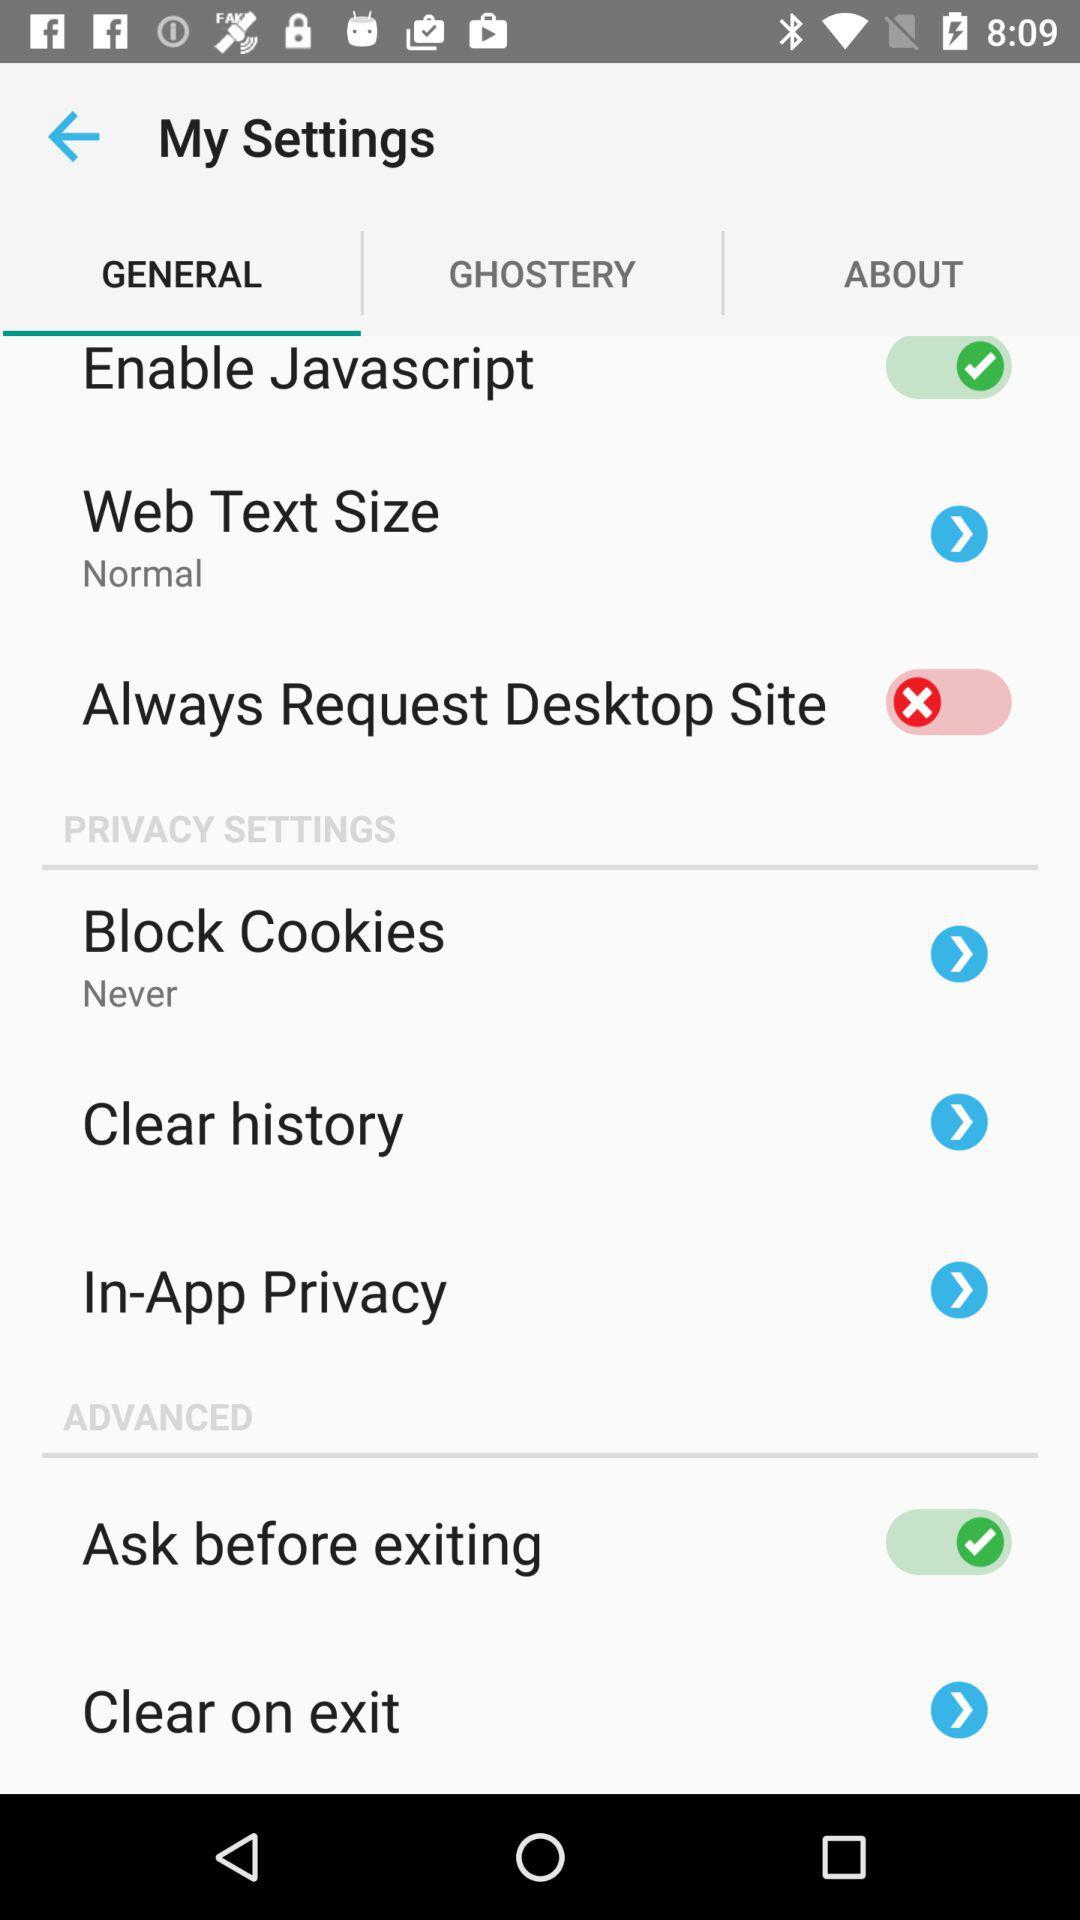  Describe the element at coordinates (947, 701) in the screenshot. I see `the radio button which is to the right of always request desktop site` at that location.